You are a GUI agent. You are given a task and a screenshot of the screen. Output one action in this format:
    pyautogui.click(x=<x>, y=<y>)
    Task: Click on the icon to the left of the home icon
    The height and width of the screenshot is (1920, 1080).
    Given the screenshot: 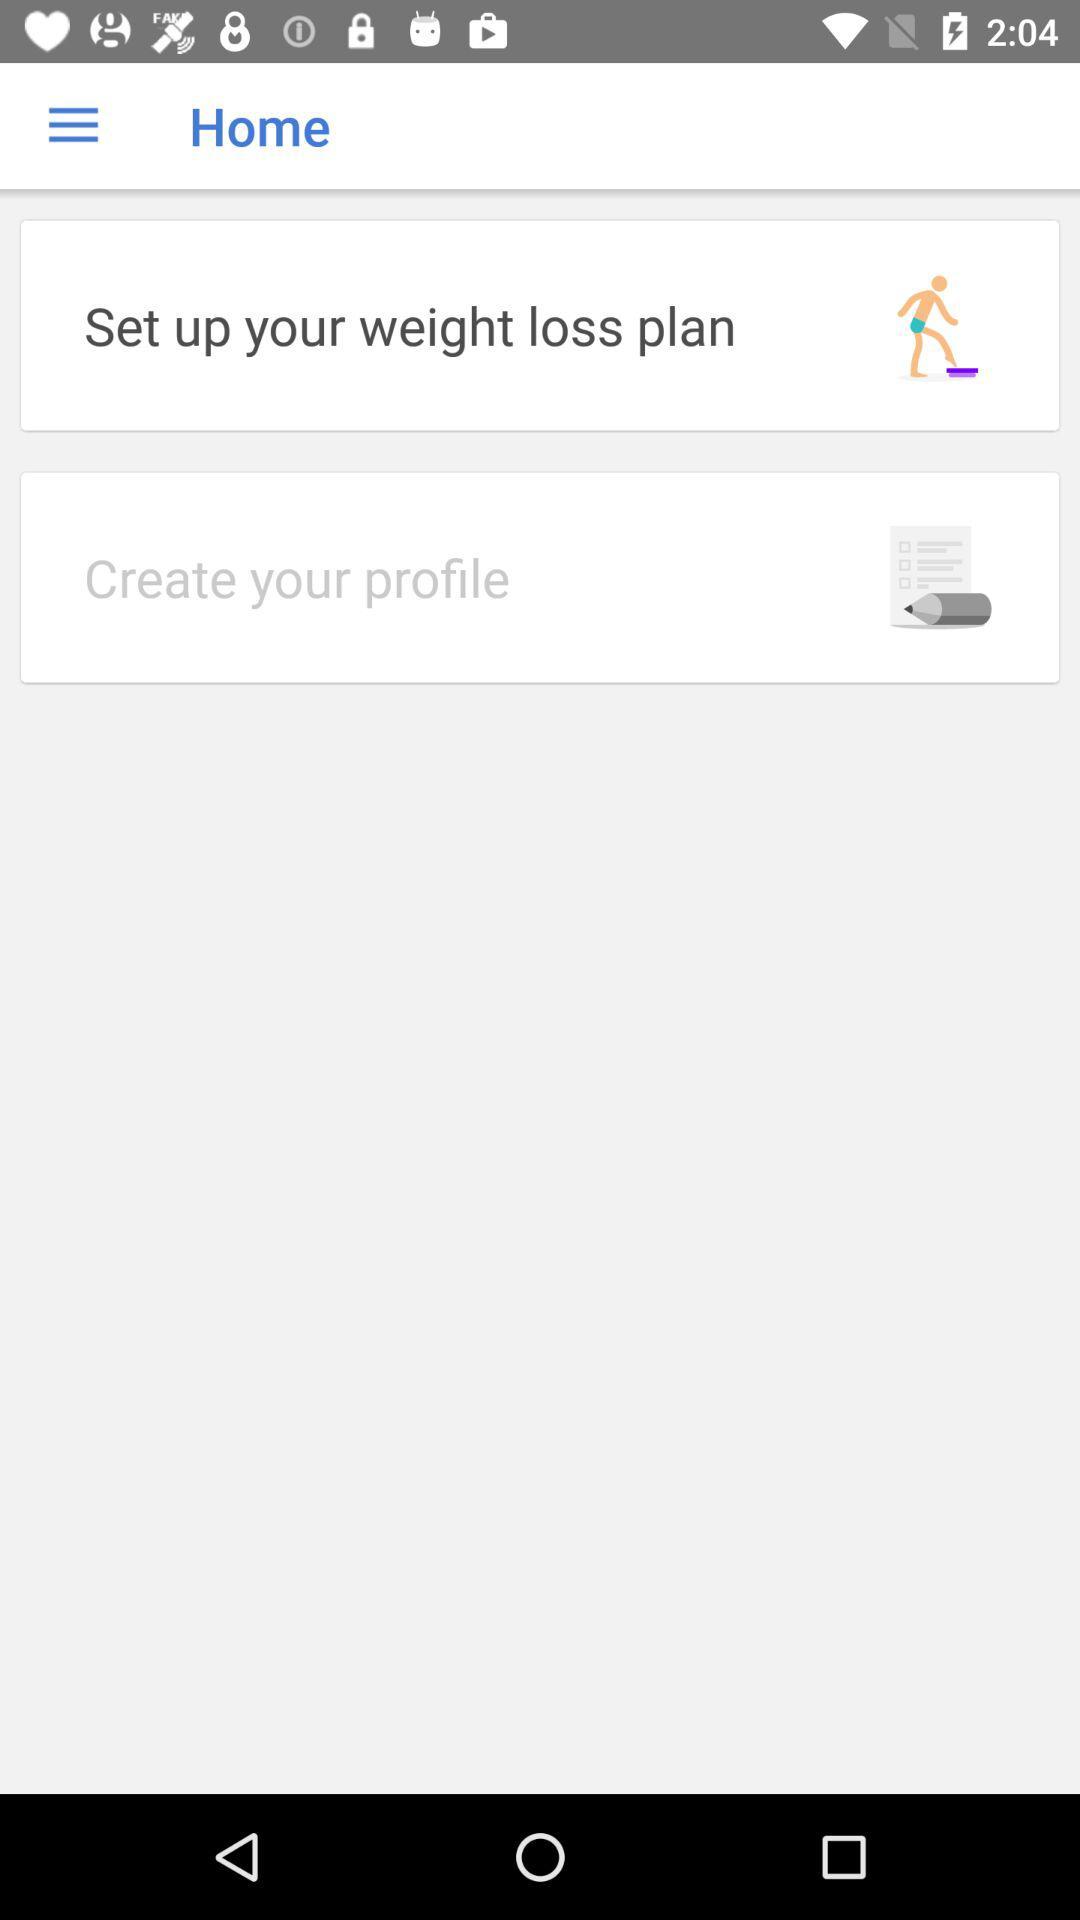 What is the action you would take?
    pyautogui.click(x=72, y=124)
    